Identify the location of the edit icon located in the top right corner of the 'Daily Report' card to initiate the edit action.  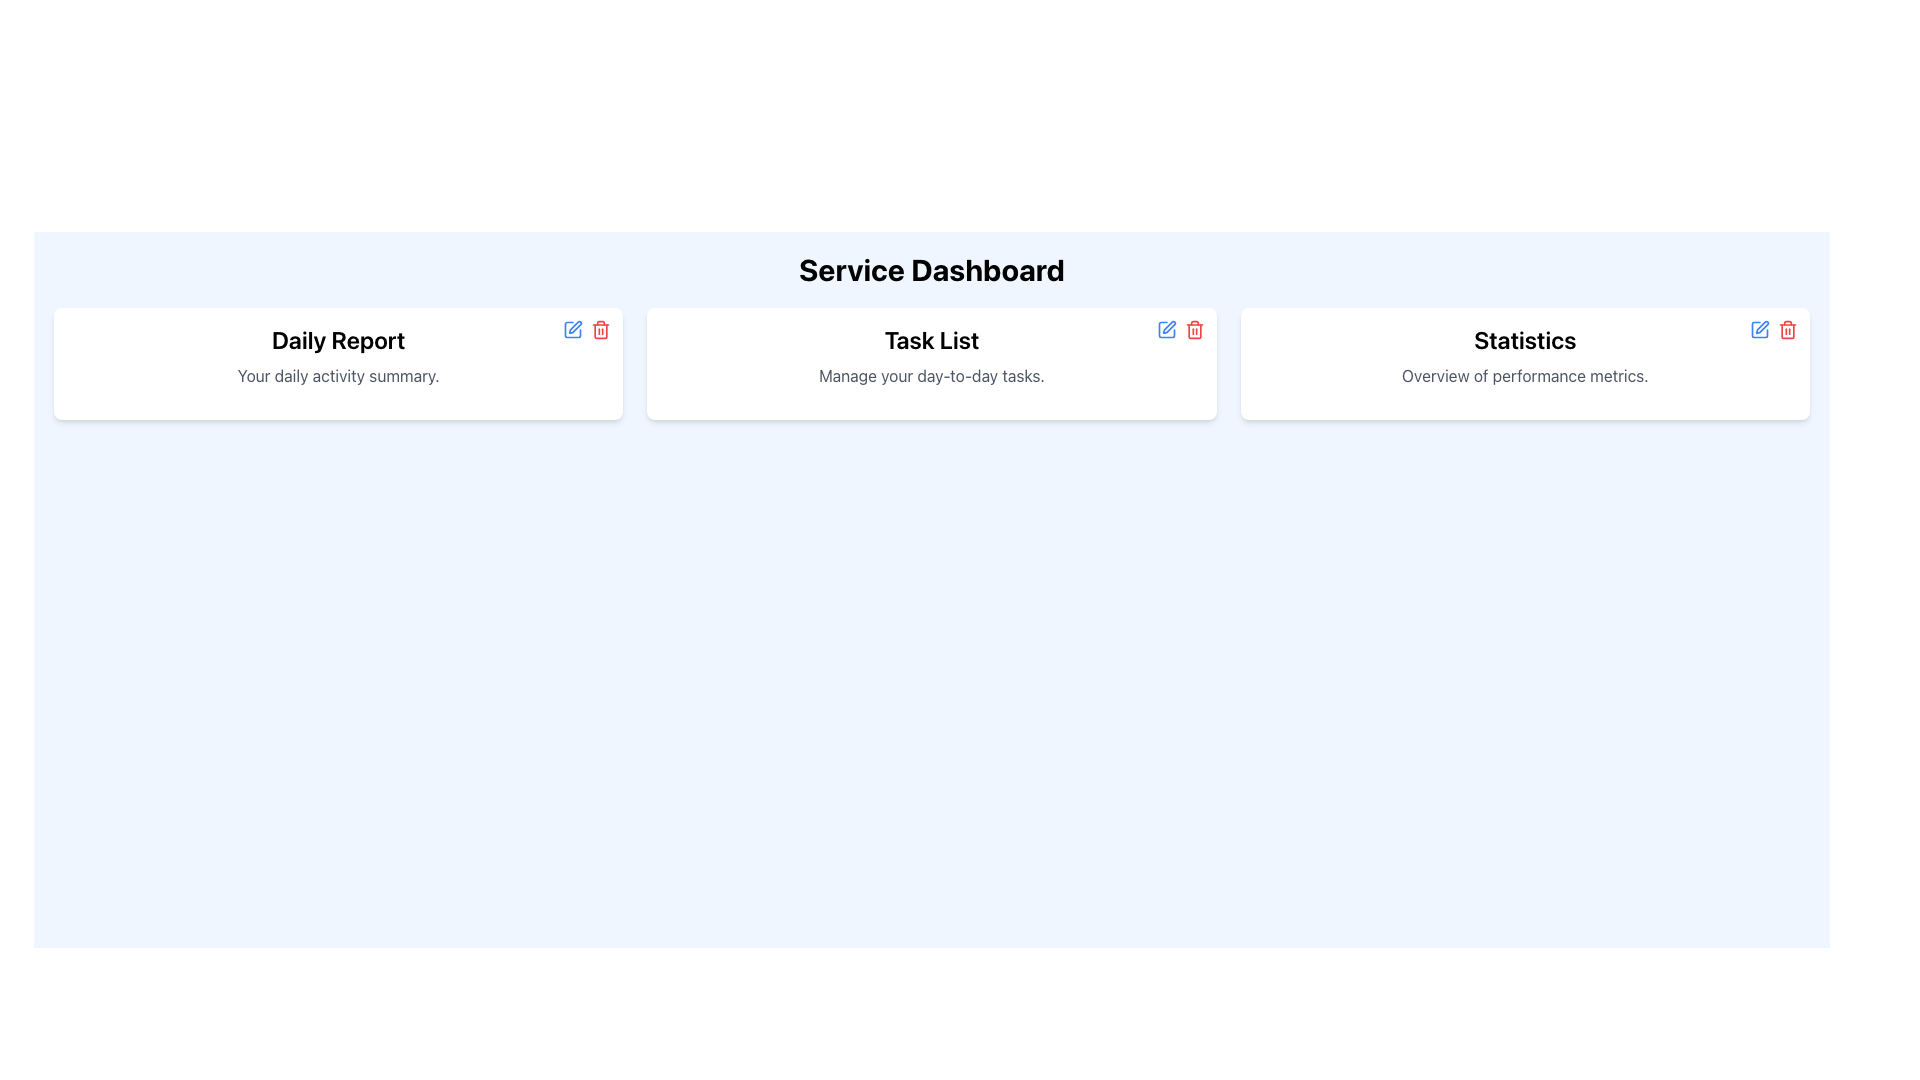
(574, 326).